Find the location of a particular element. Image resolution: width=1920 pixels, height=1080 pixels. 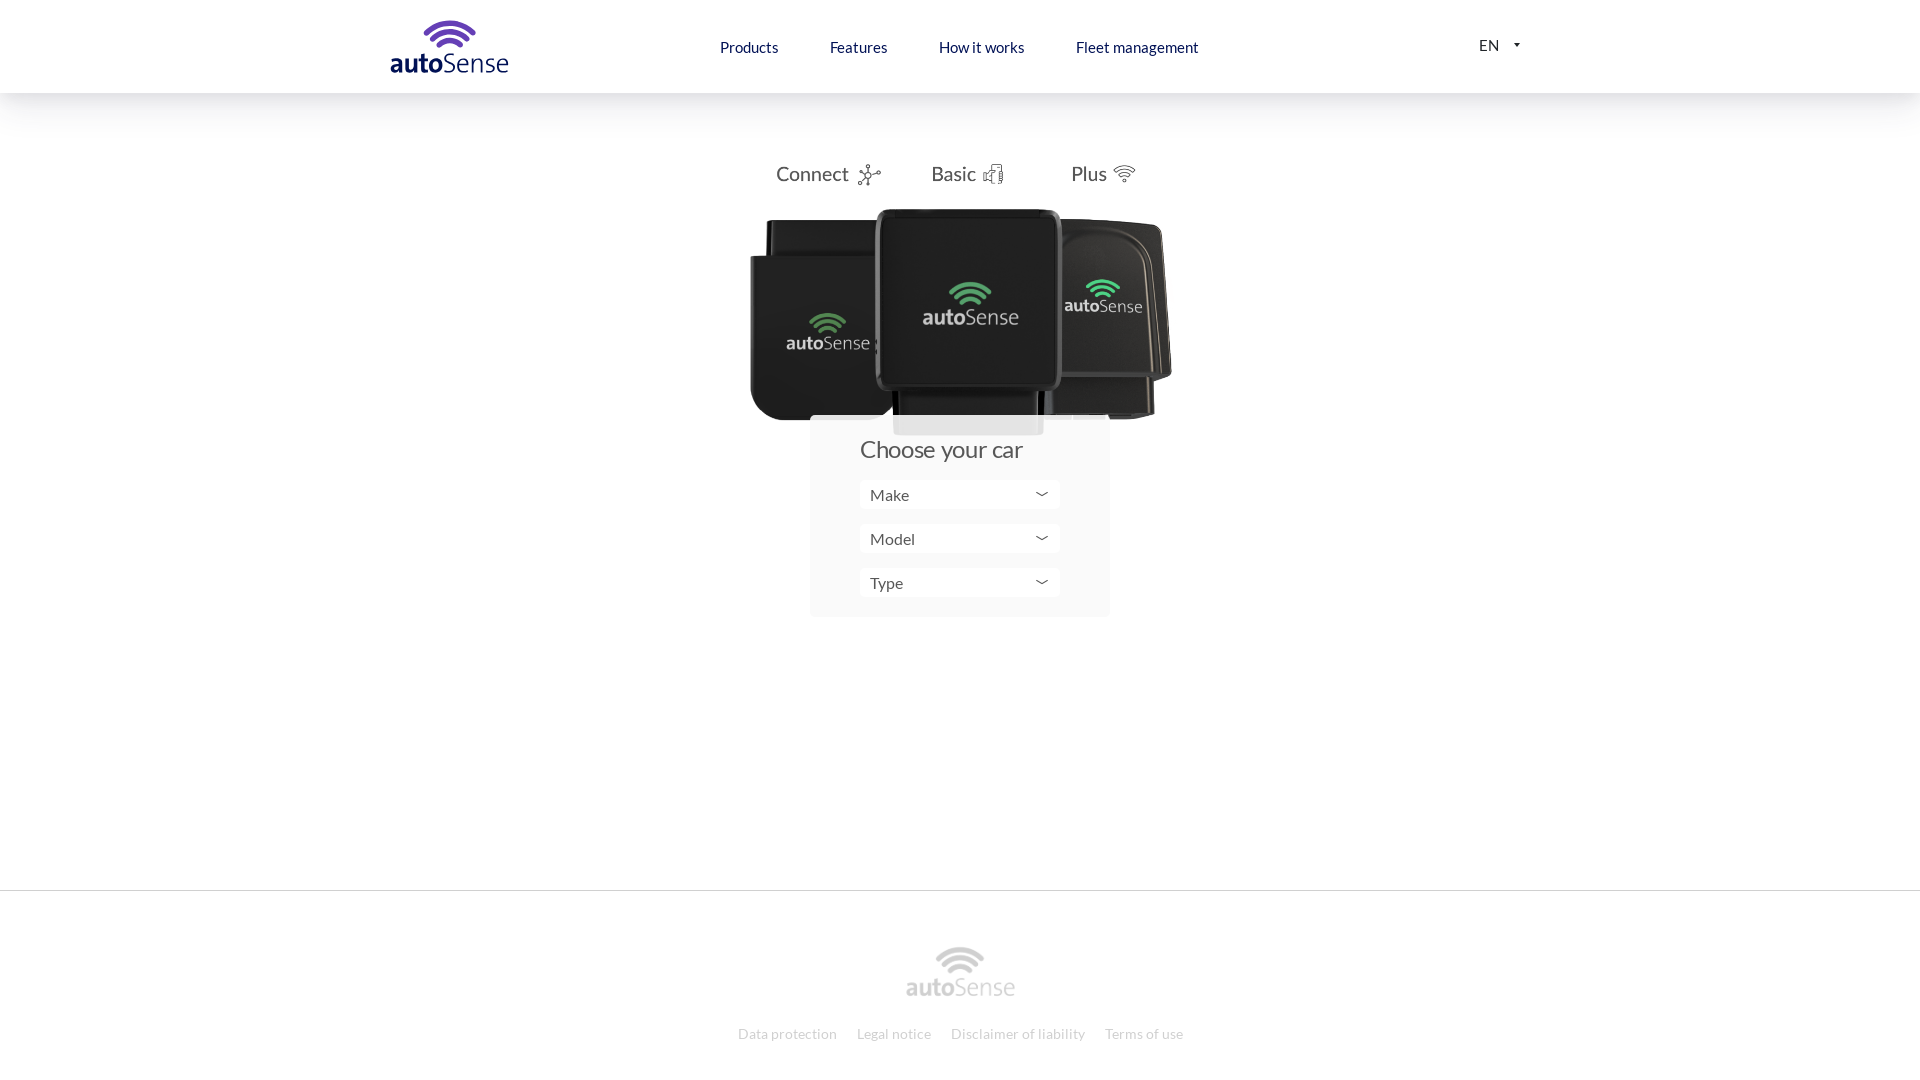

'How it works' is located at coordinates (982, 46).